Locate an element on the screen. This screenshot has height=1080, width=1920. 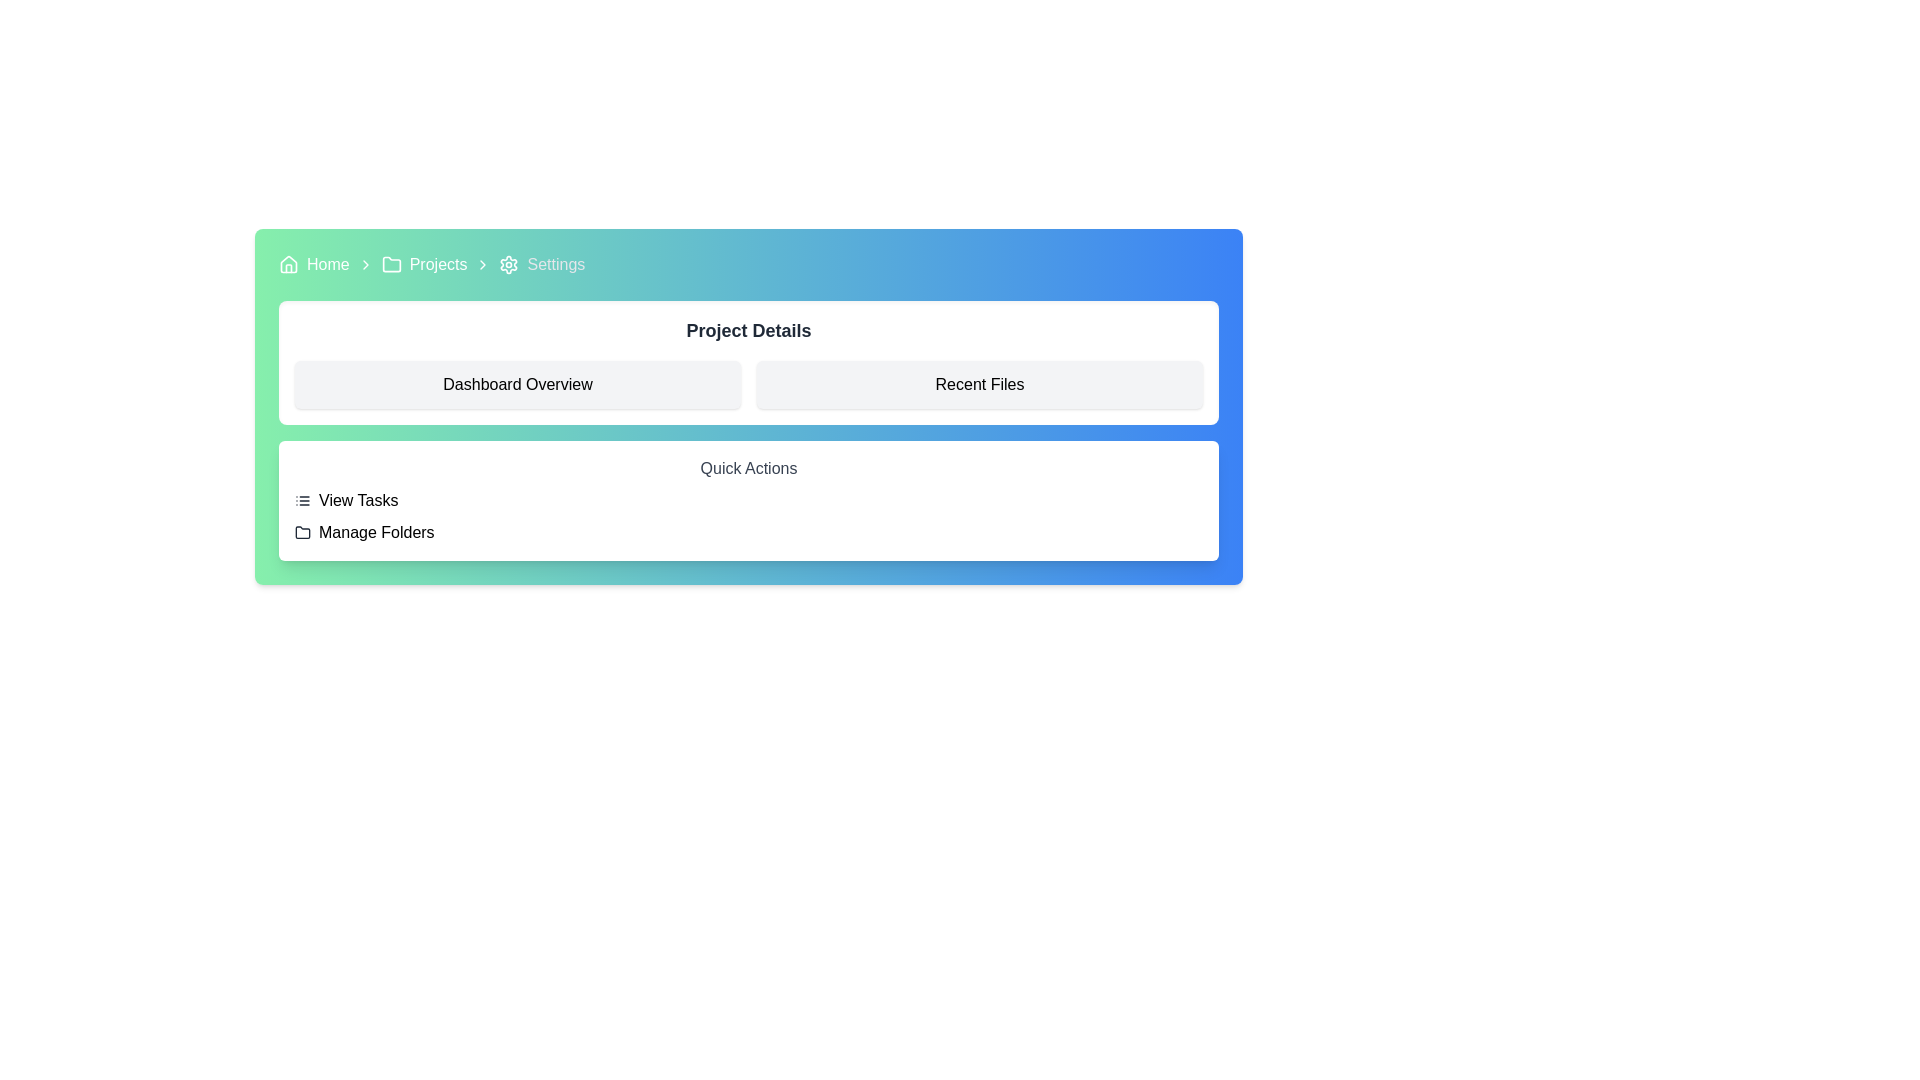
the settings icon in the horizontal breadcrumb navigation bar, which is the eleventh item and is located between the 'Projects' section and the 'Settings' label is located at coordinates (509, 264).